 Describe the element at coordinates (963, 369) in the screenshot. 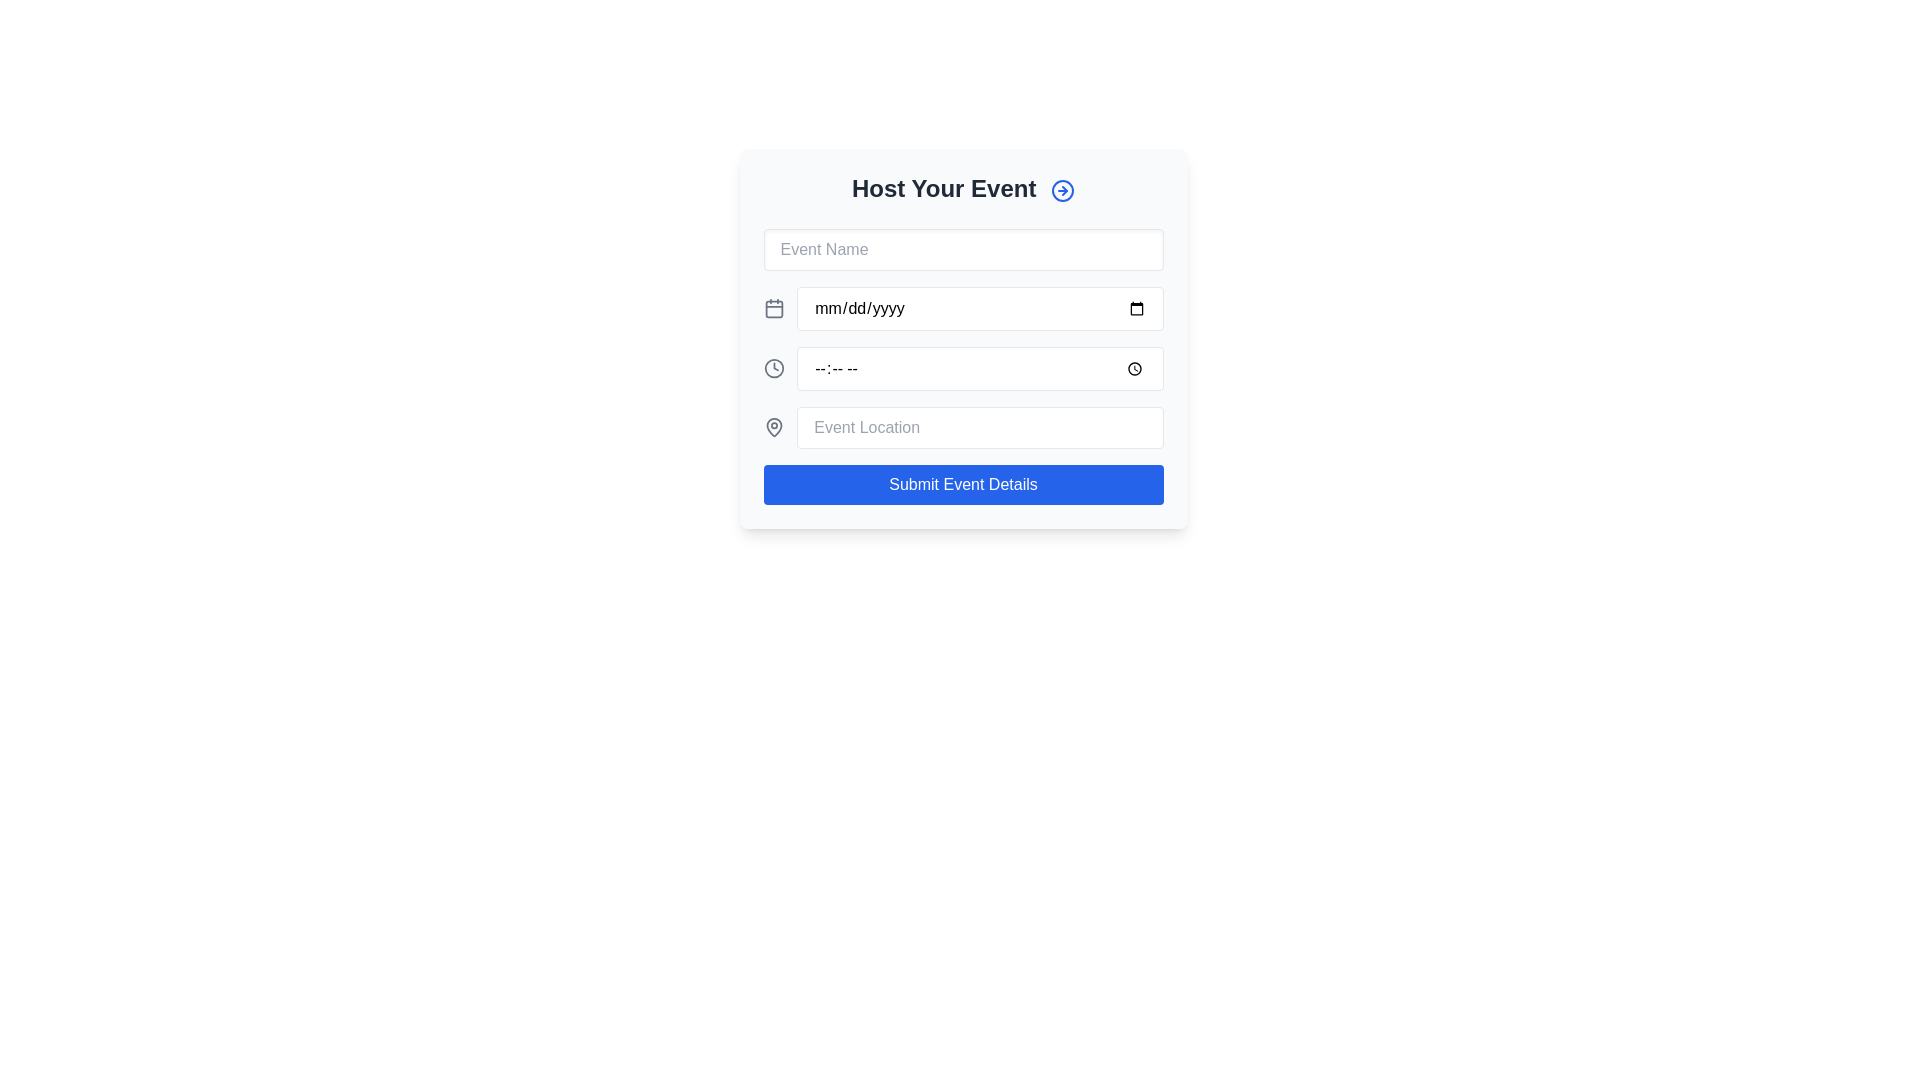

I see `the Time Input Field, which is the third input field in the 'Host Your Event' section` at that location.